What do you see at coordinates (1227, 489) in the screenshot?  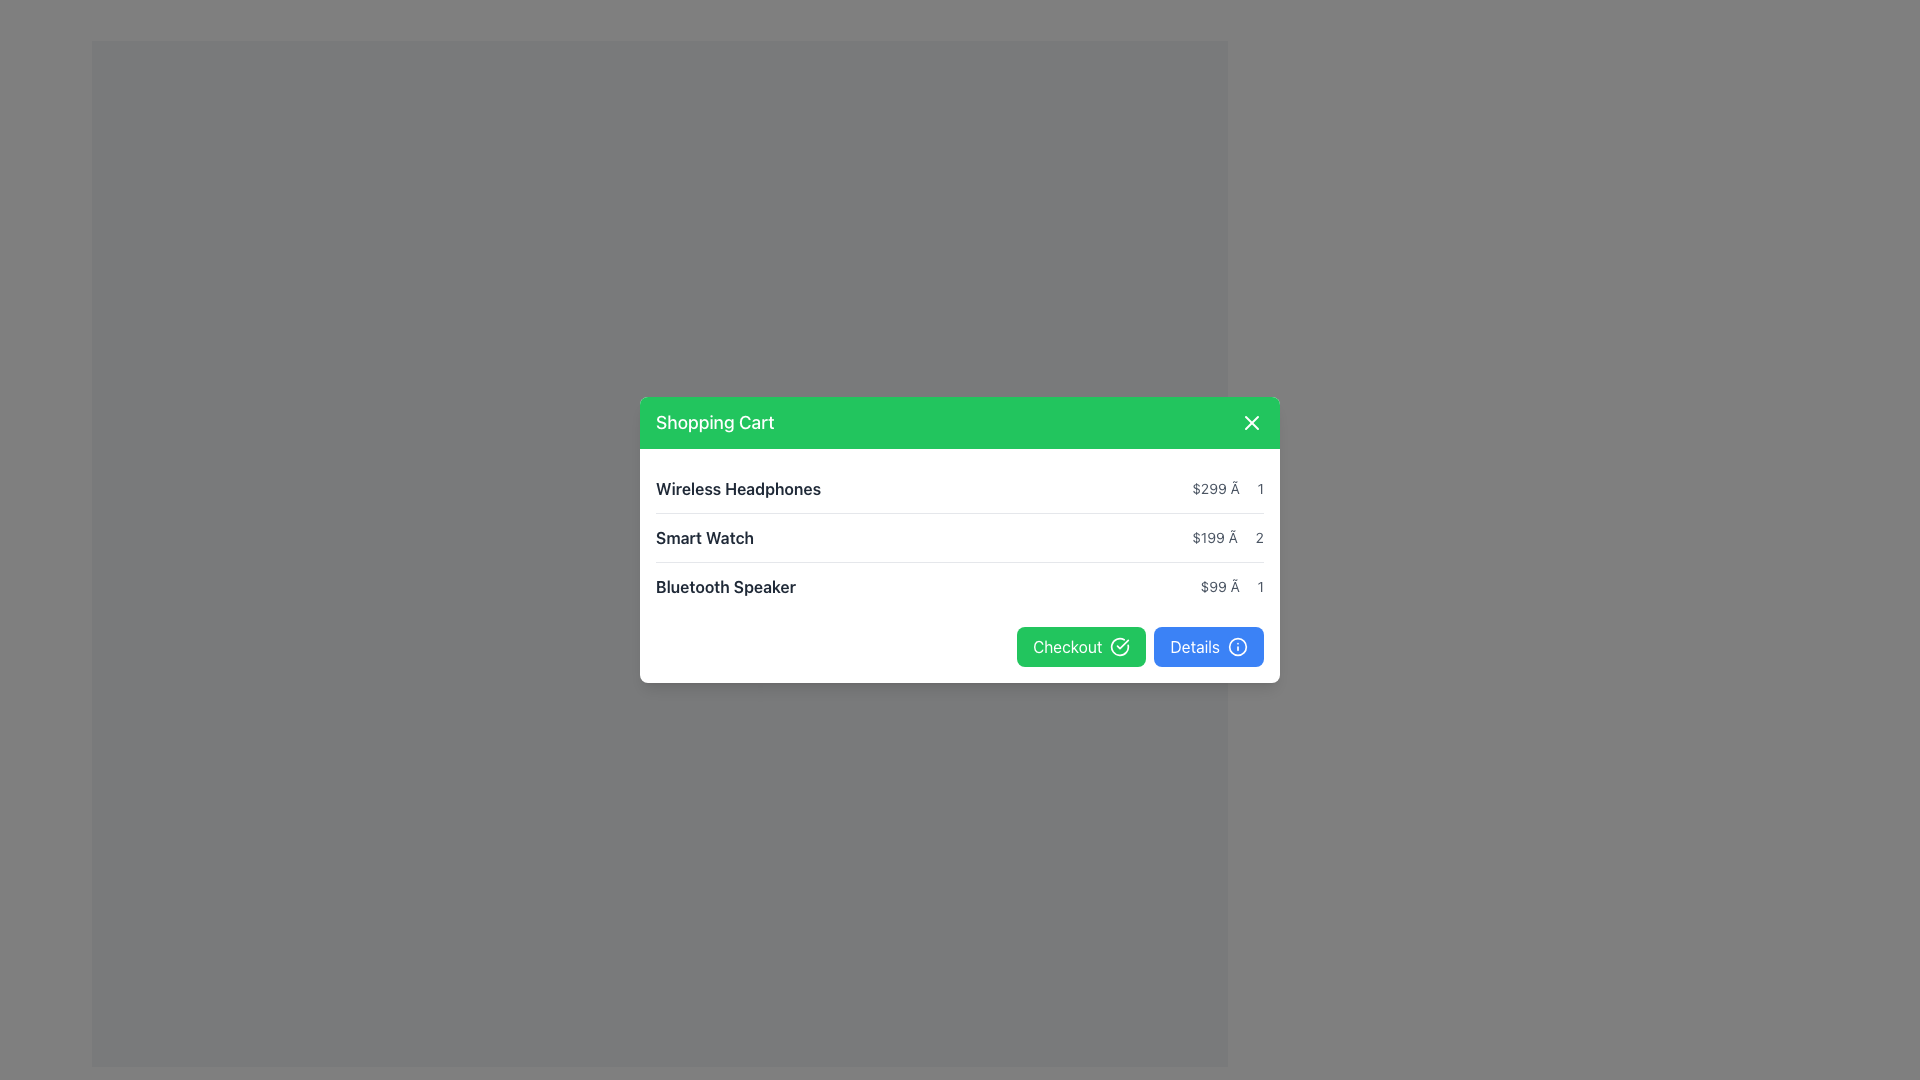 I see `the informational text label displaying the cost and quantity of 'Wireless Headphones' in the shopping cart interface` at bounding box center [1227, 489].